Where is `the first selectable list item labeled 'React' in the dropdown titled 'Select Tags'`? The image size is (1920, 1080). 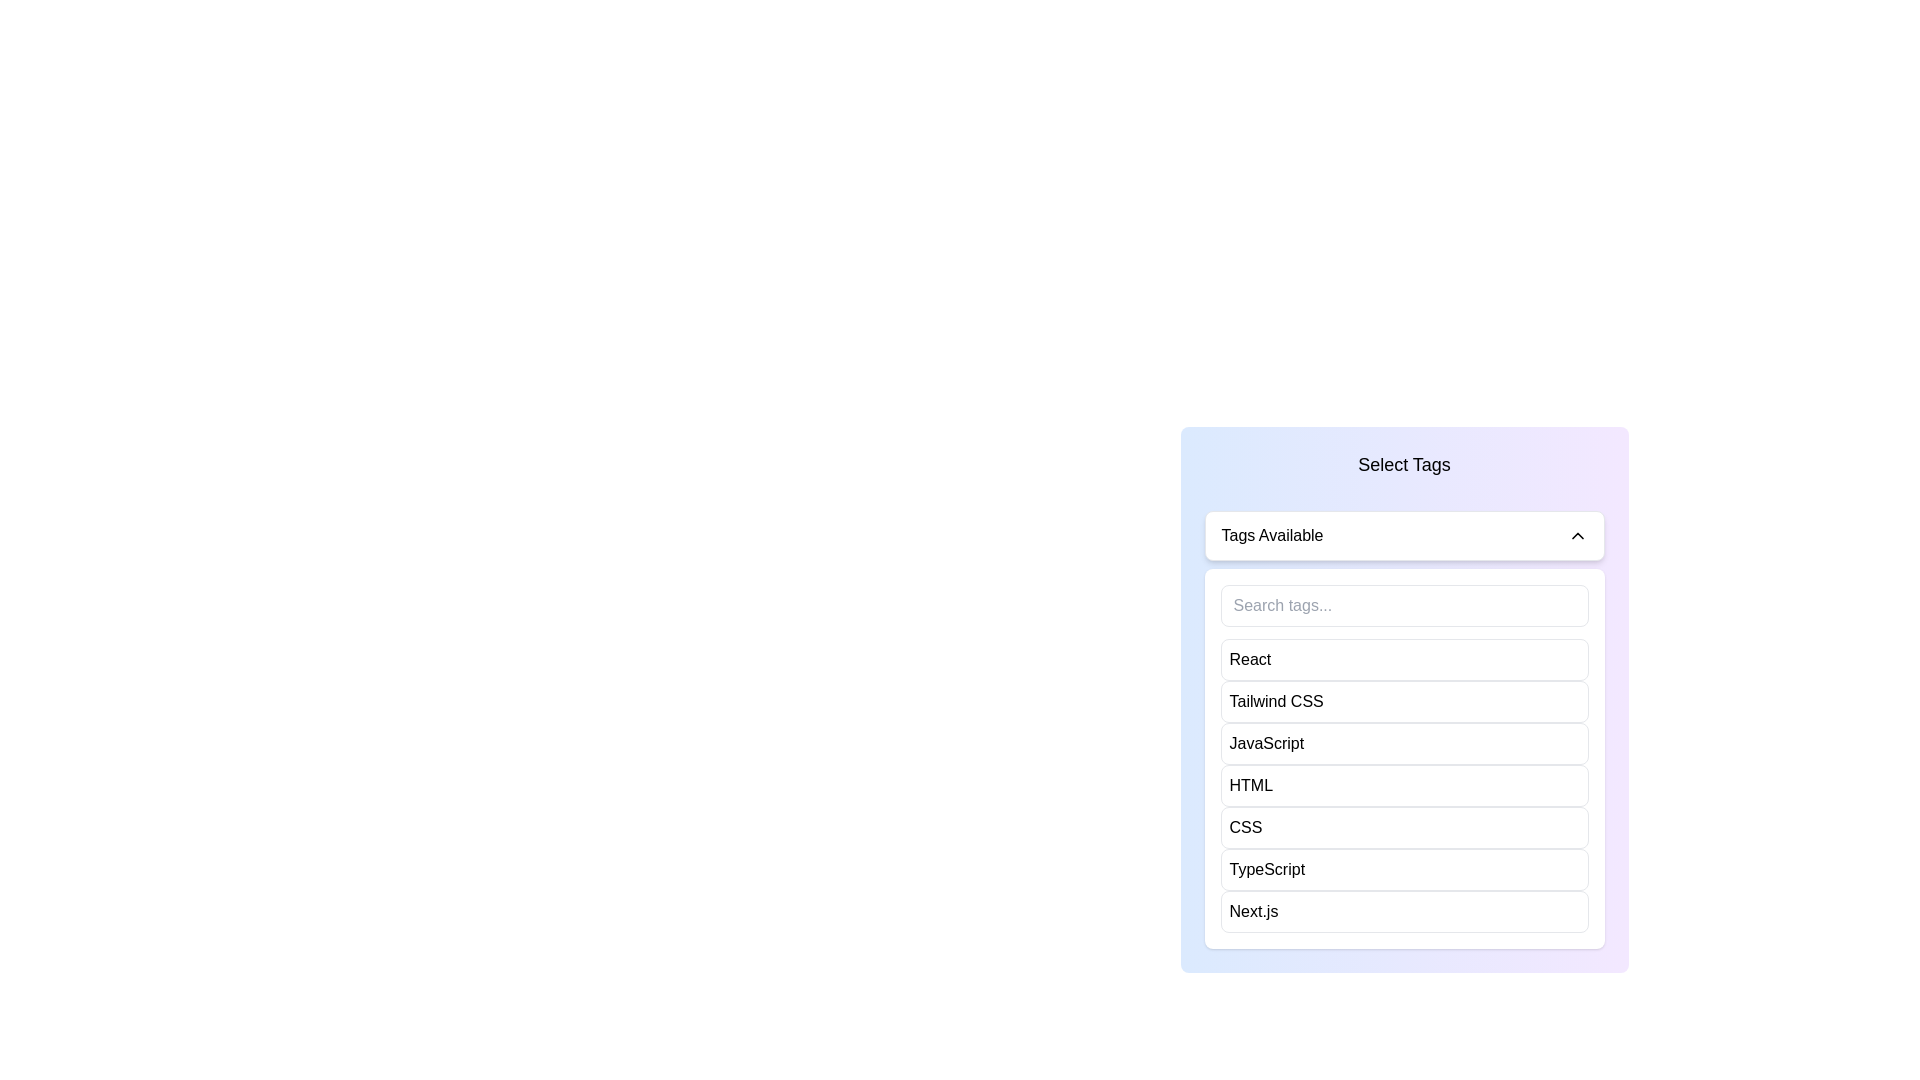
the first selectable list item labeled 'React' in the dropdown titled 'Select Tags' is located at coordinates (1248, 659).